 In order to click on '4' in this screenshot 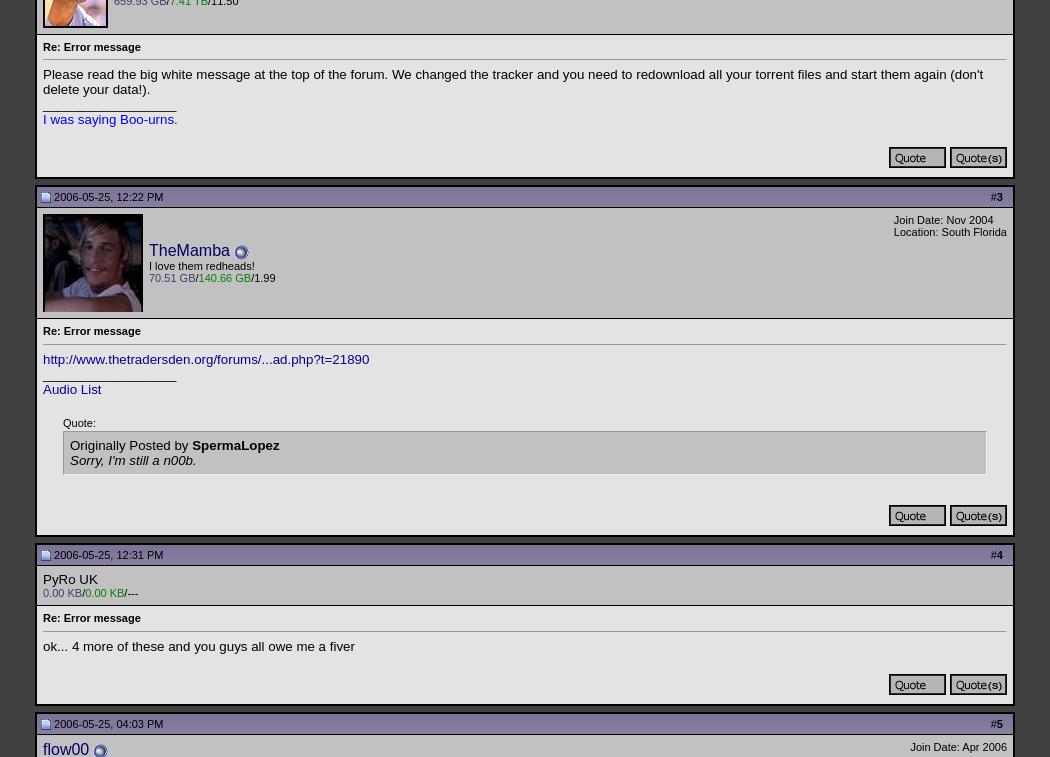, I will do `click(998, 553)`.